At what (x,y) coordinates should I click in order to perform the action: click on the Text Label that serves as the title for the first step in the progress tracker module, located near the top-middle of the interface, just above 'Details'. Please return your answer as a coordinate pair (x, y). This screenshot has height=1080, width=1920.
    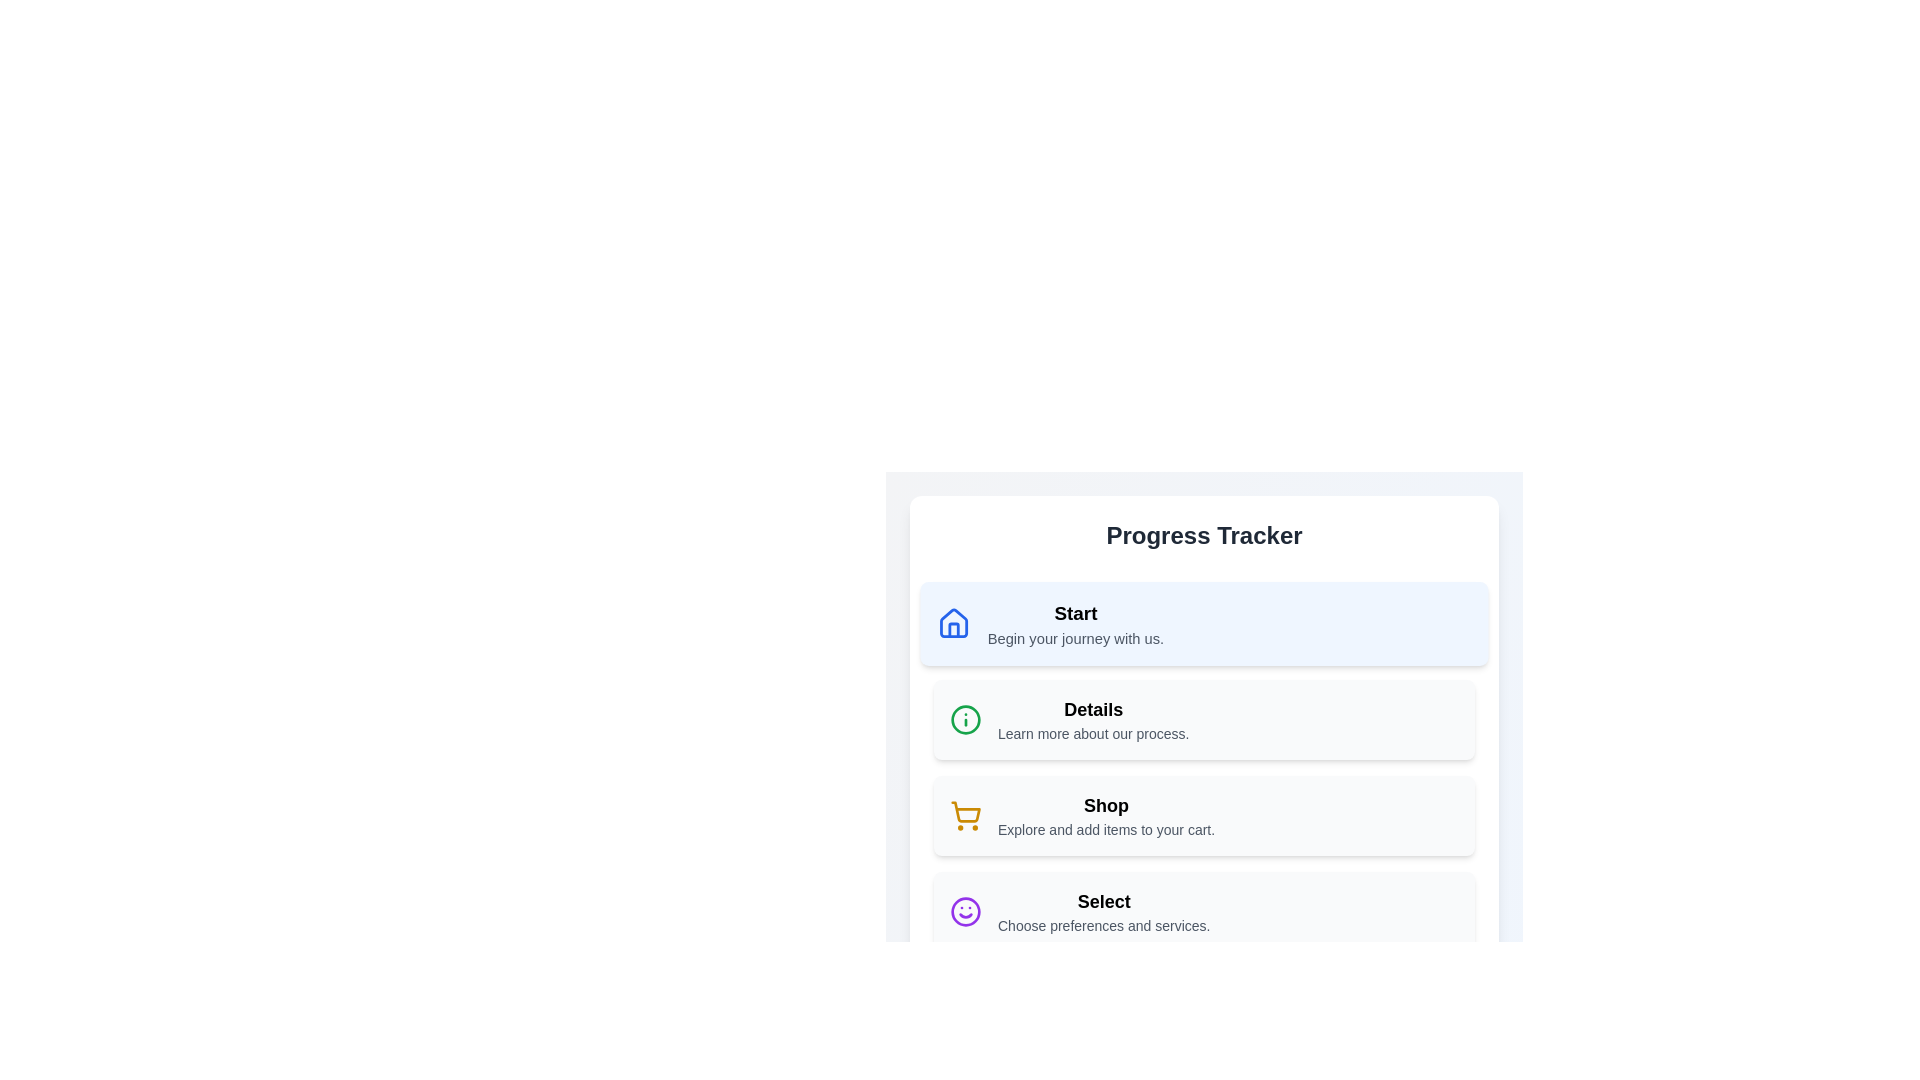
    Looking at the image, I should click on (1074, 612).